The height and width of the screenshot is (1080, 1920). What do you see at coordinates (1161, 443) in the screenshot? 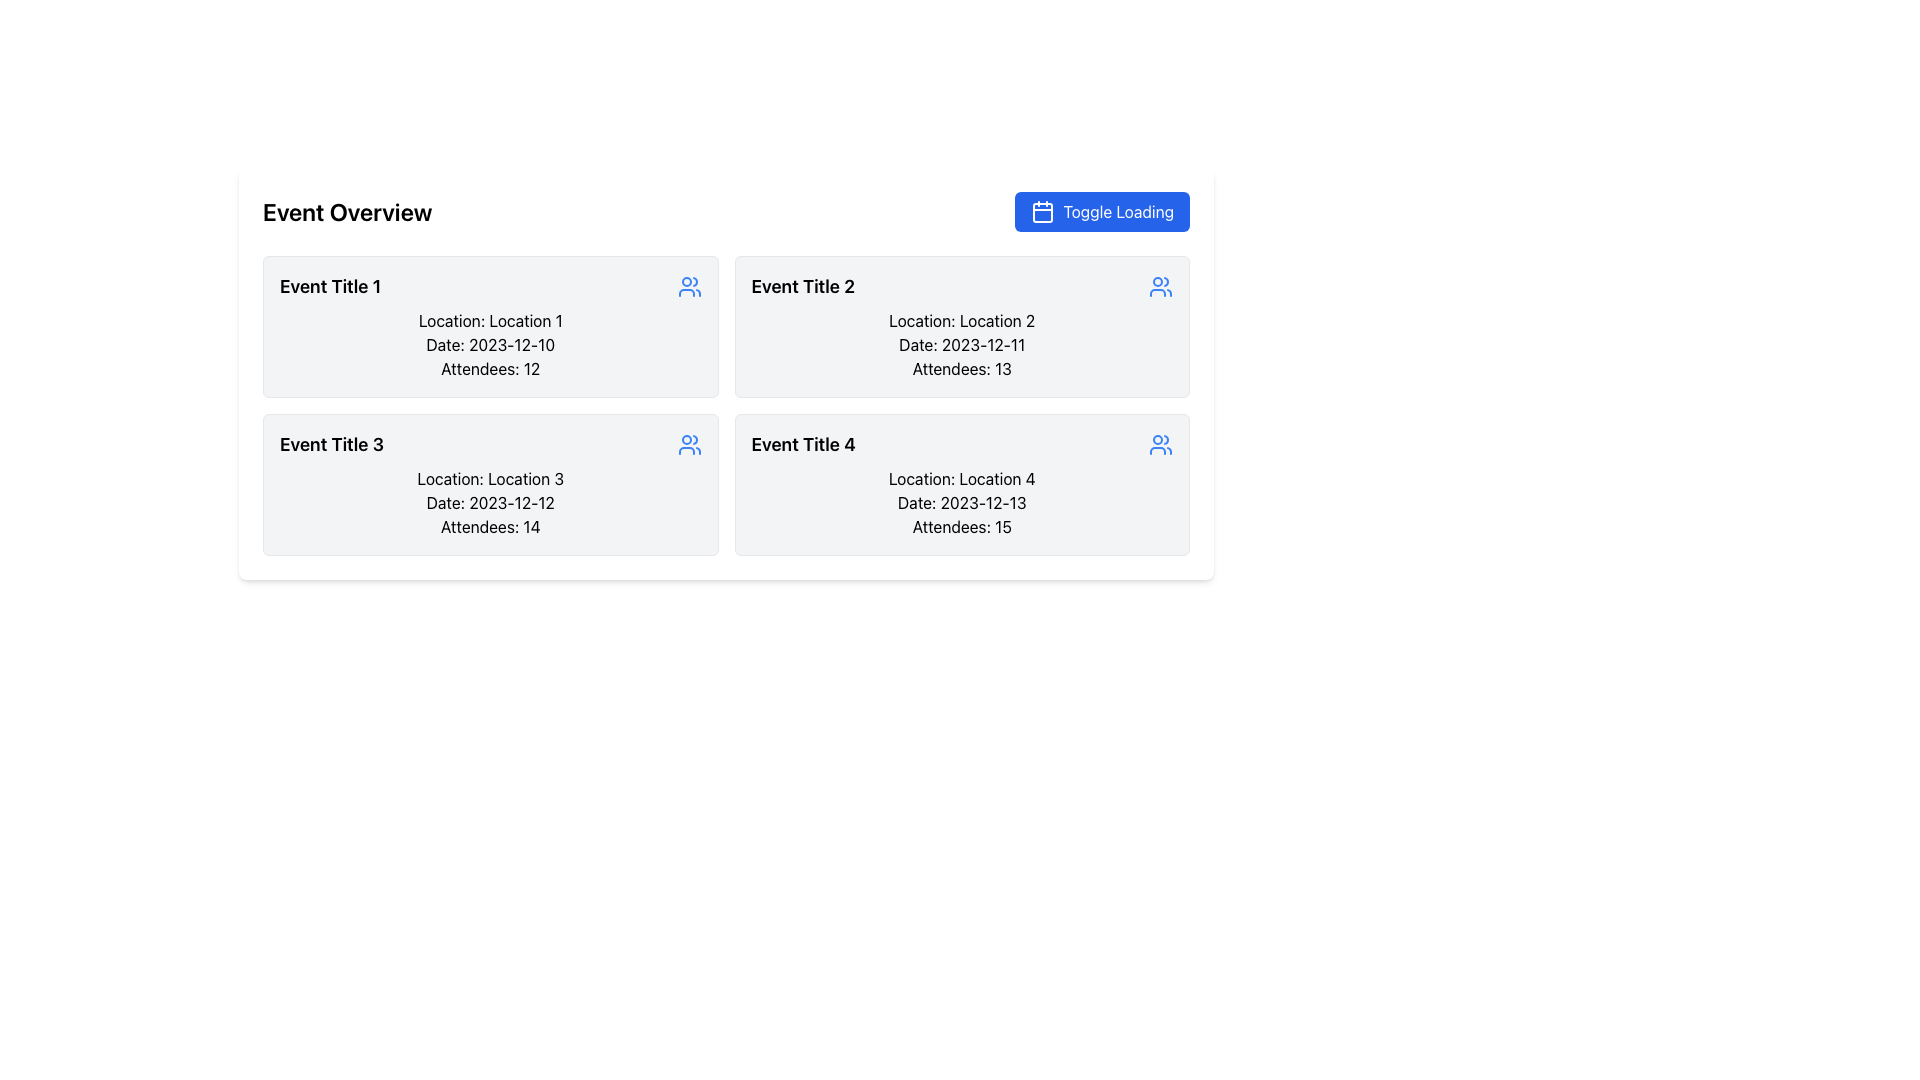
I see `the icon located to the right of the 'Event Title 4' text` at bounding box center [1161, 443].